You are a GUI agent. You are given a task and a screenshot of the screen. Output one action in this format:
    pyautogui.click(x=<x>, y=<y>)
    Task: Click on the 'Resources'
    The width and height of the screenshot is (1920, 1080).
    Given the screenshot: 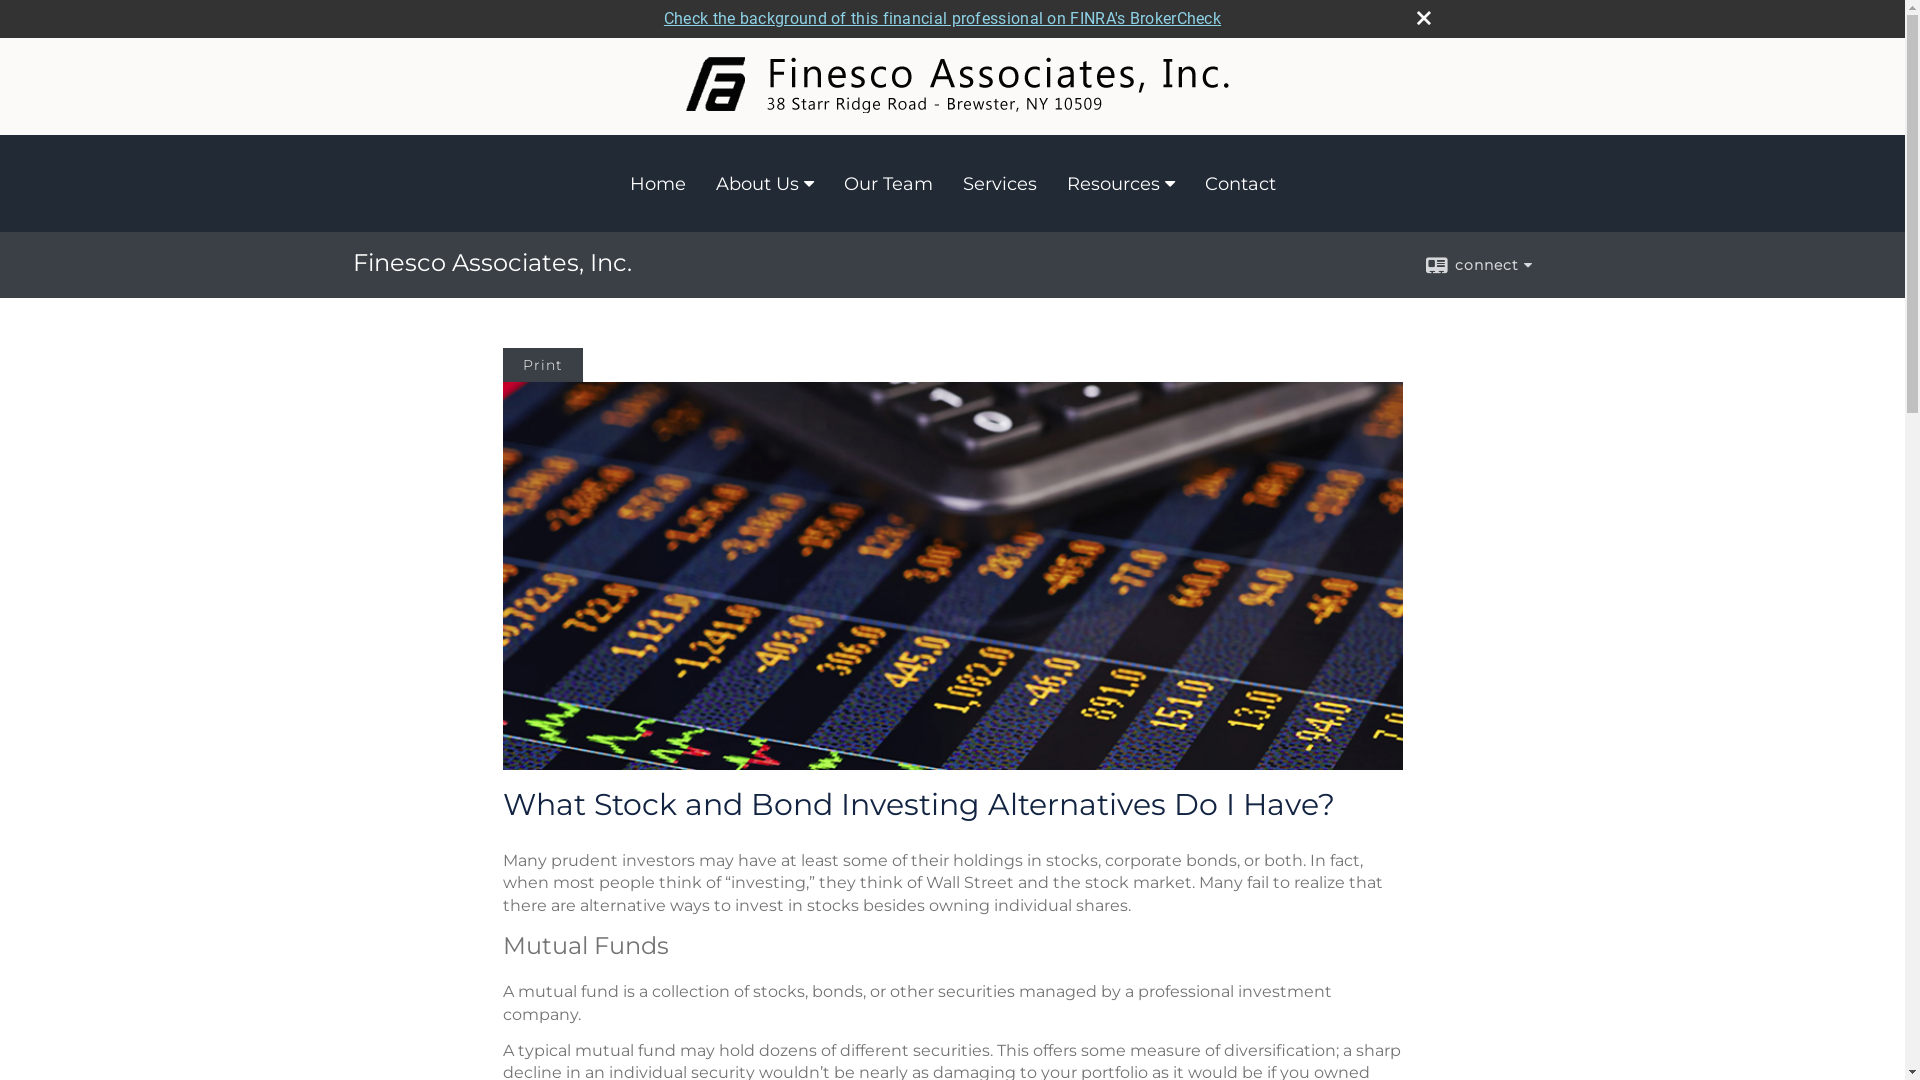 What is the action you would take?
    pyautogui.click(x=1121, y=184)
    